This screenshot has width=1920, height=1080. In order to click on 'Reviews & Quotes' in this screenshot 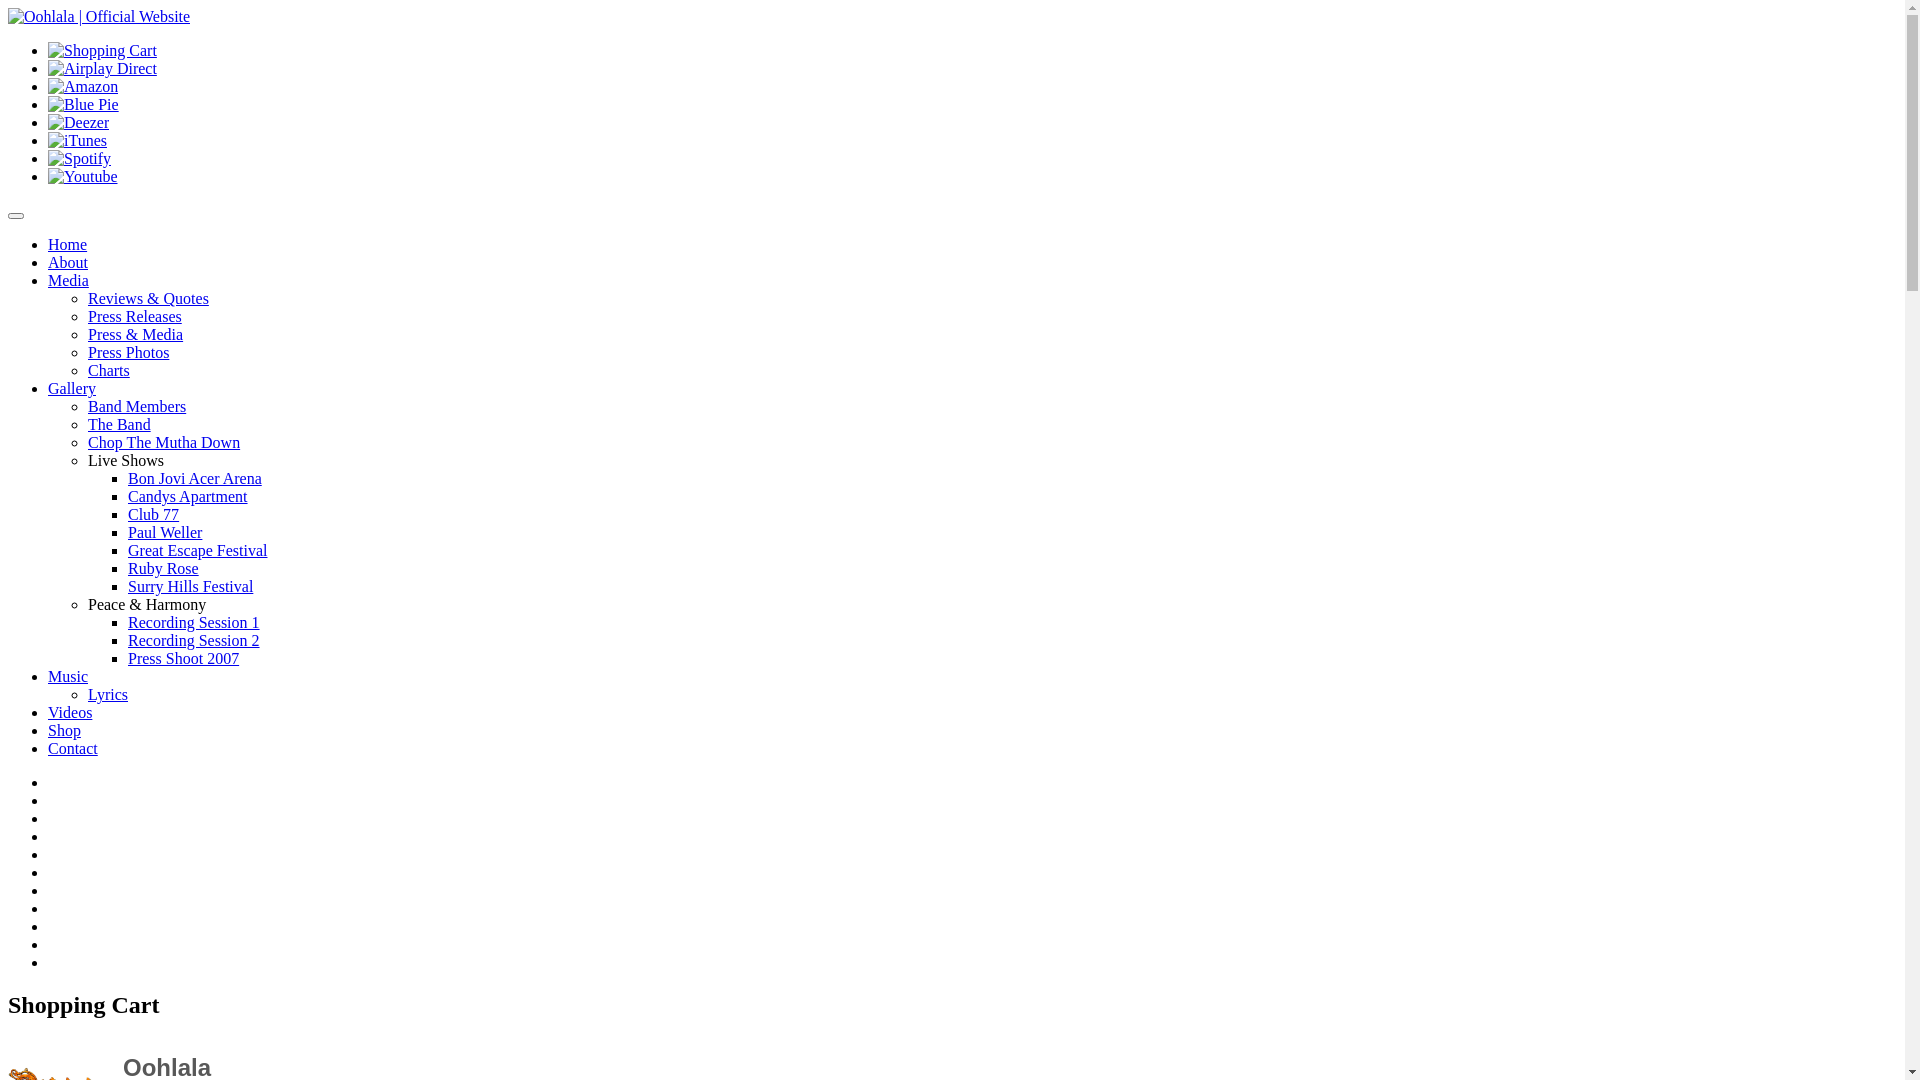, I will do `click(147, 298)`.